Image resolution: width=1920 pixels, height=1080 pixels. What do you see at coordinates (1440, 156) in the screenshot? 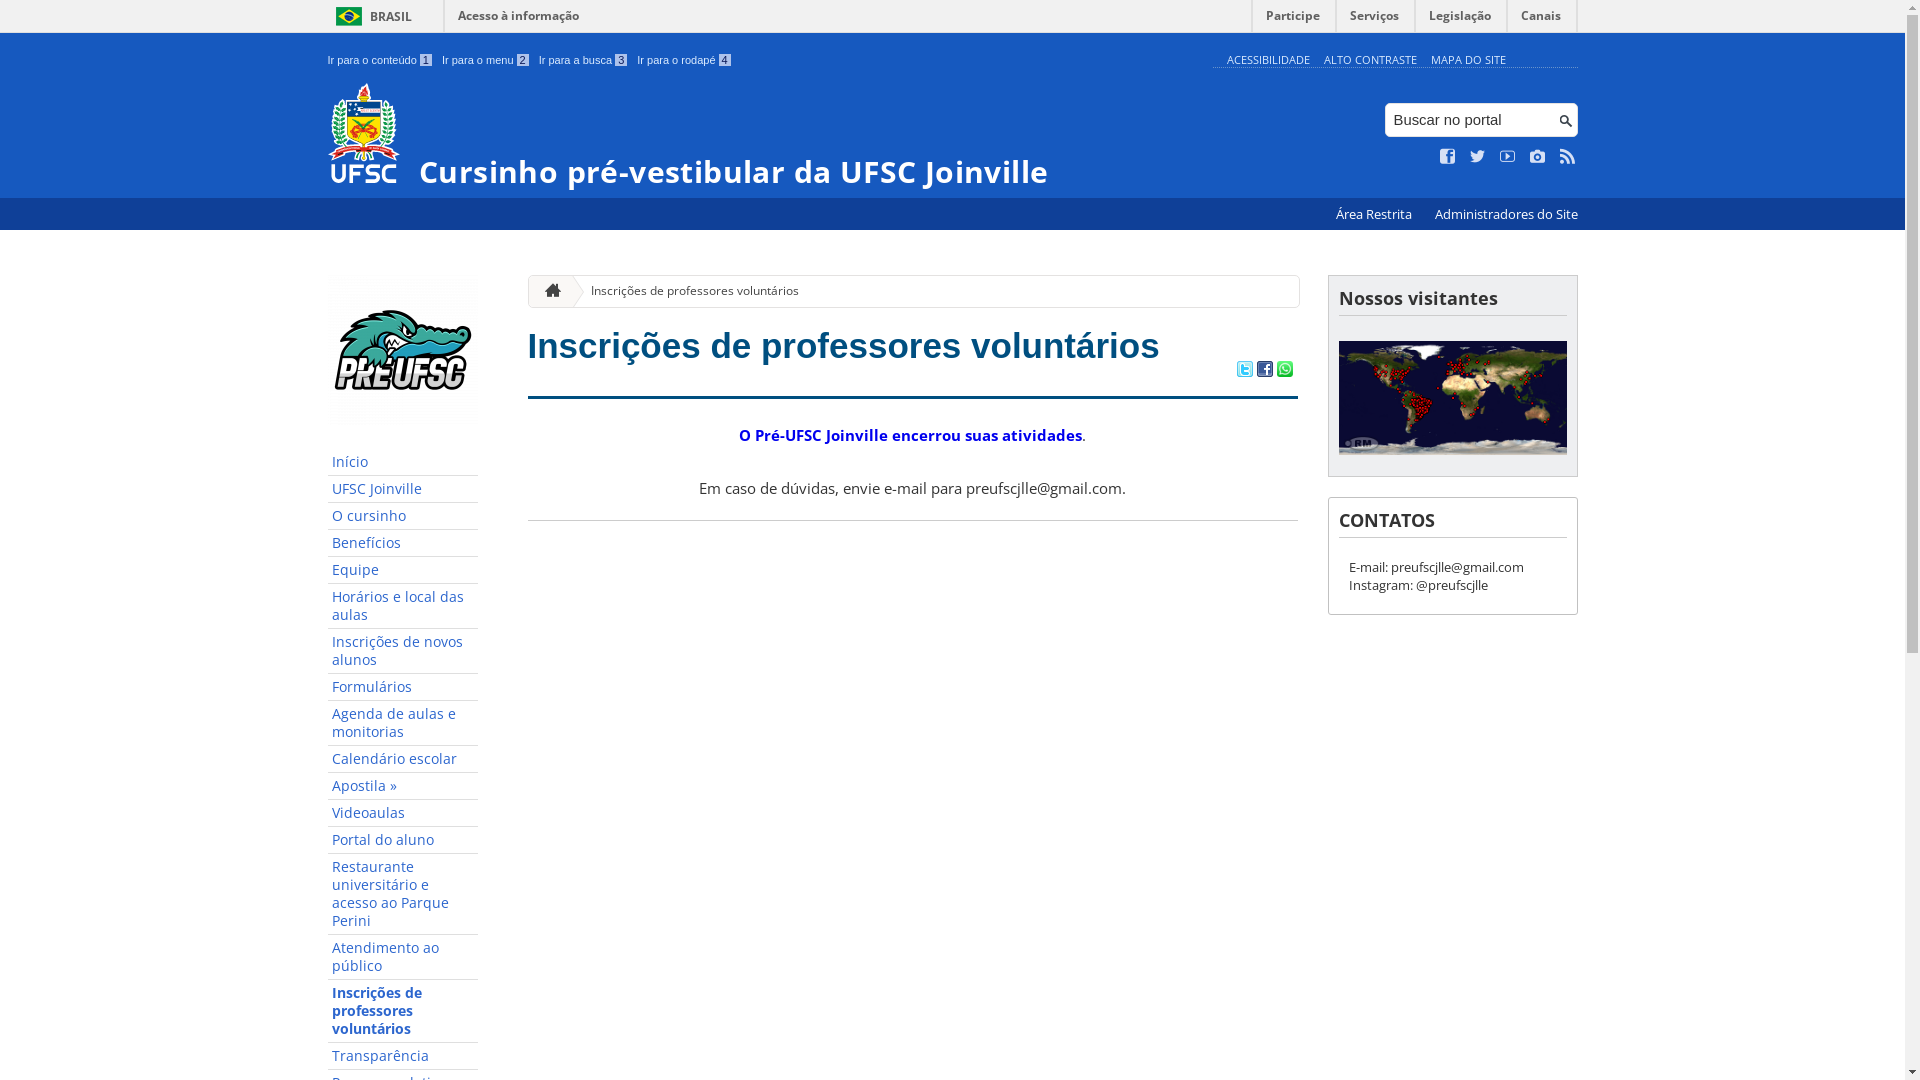
I see `'Curta no Facebook'` at bounding box center [1440, 156].